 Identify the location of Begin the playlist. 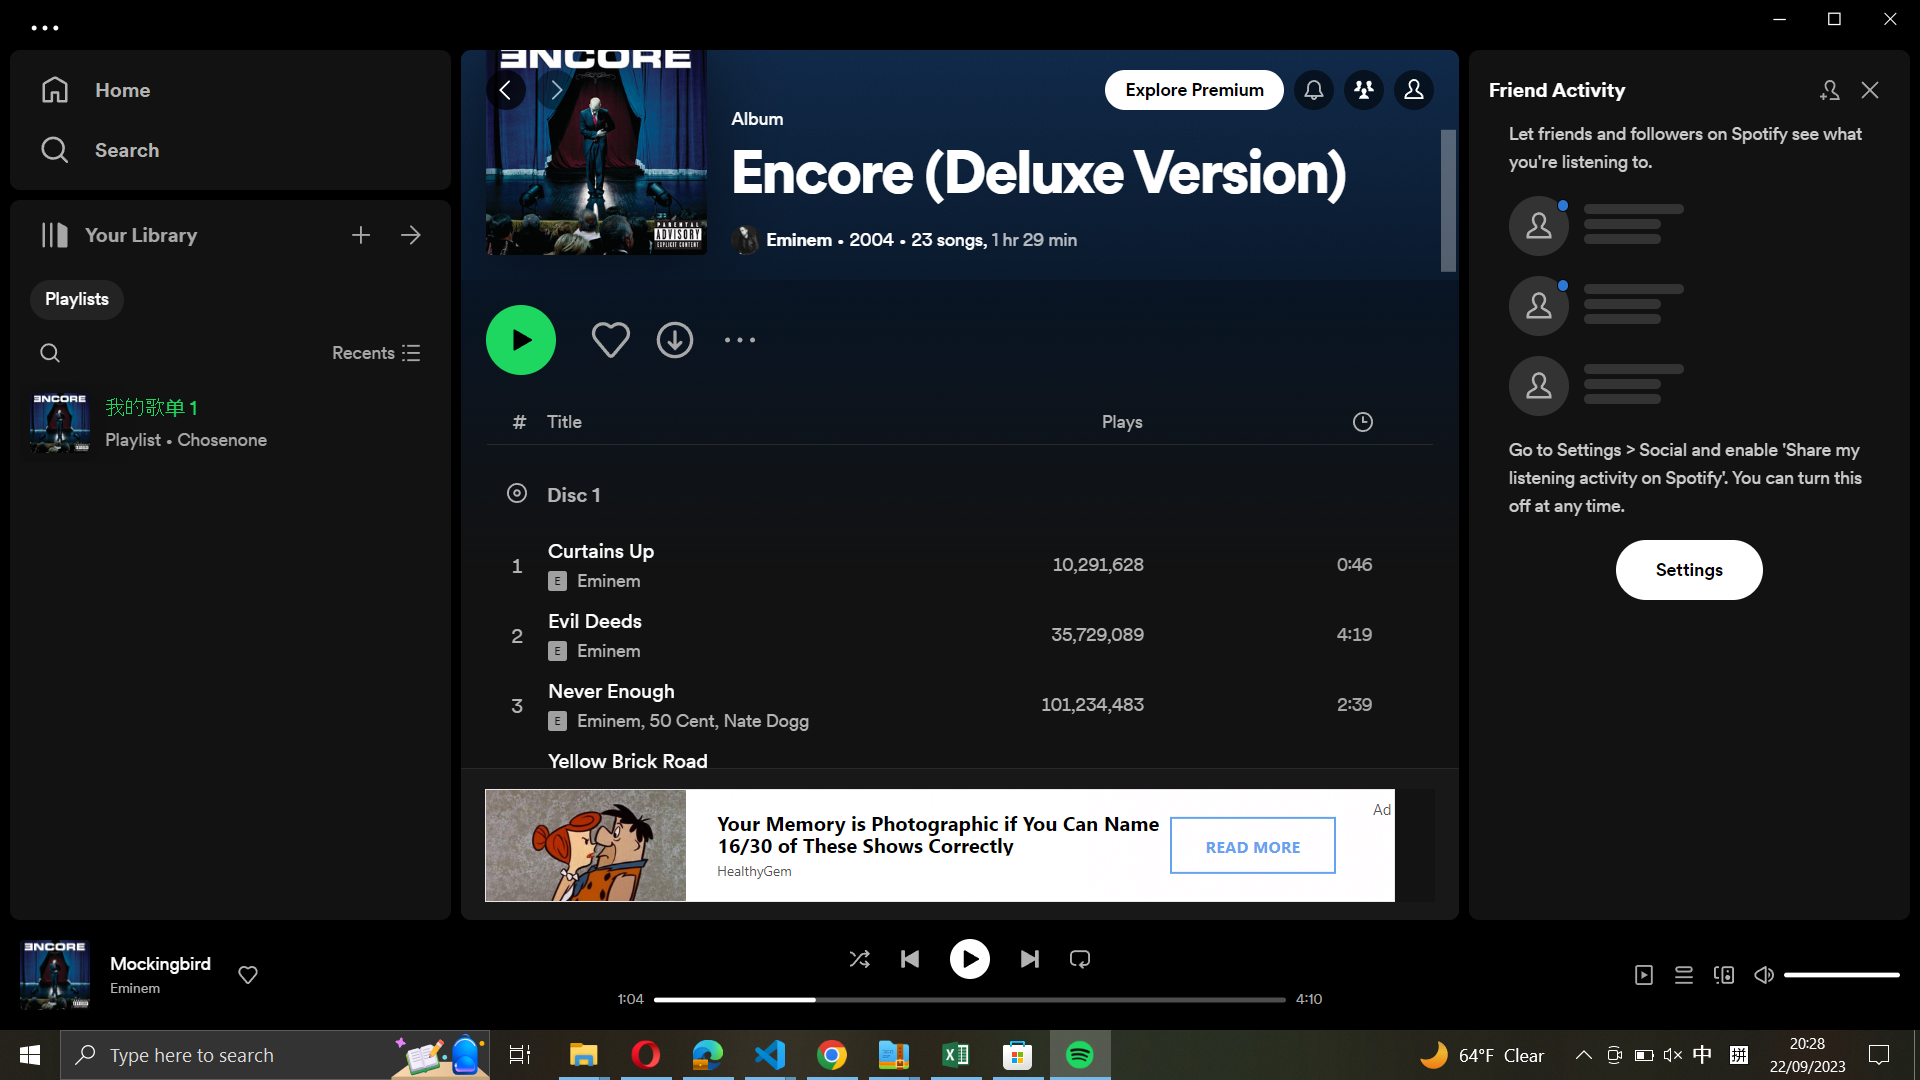
(521, 338).